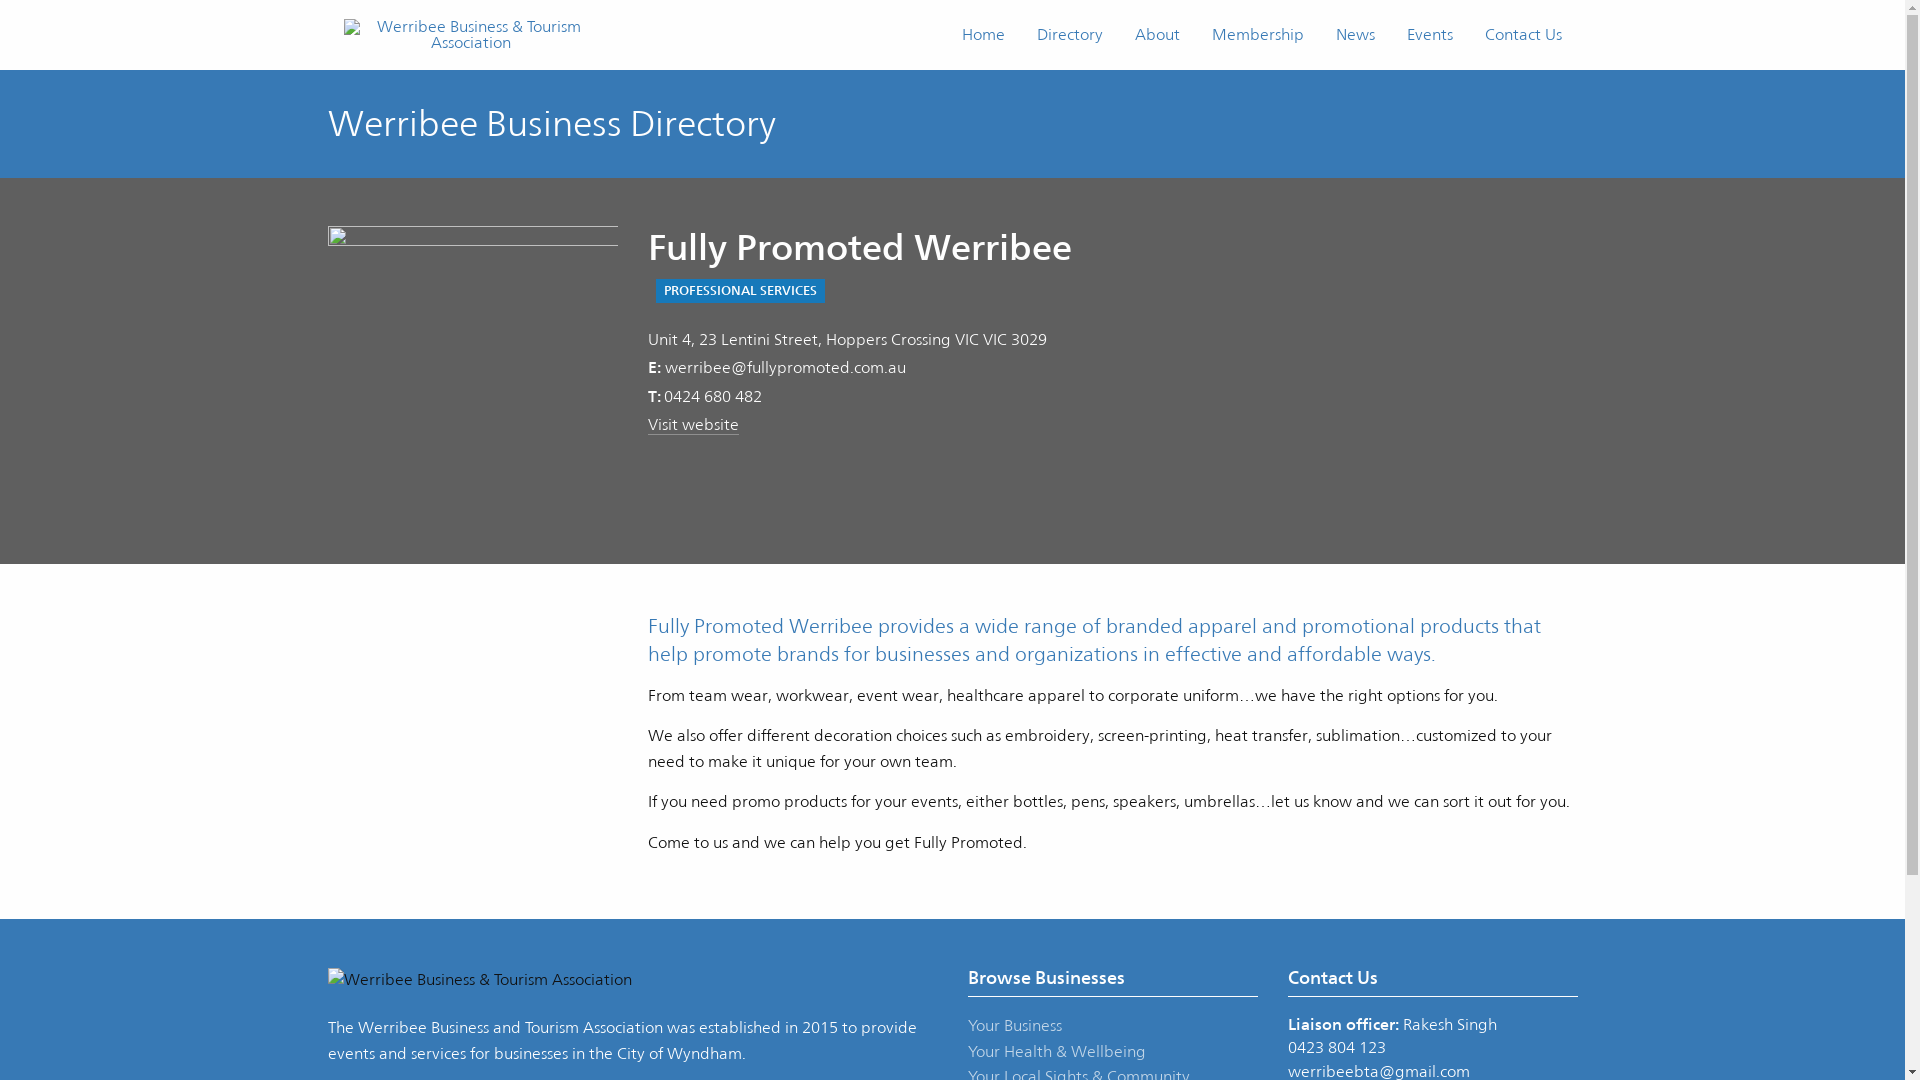  I want to click on 'News', so click(1355, 34).